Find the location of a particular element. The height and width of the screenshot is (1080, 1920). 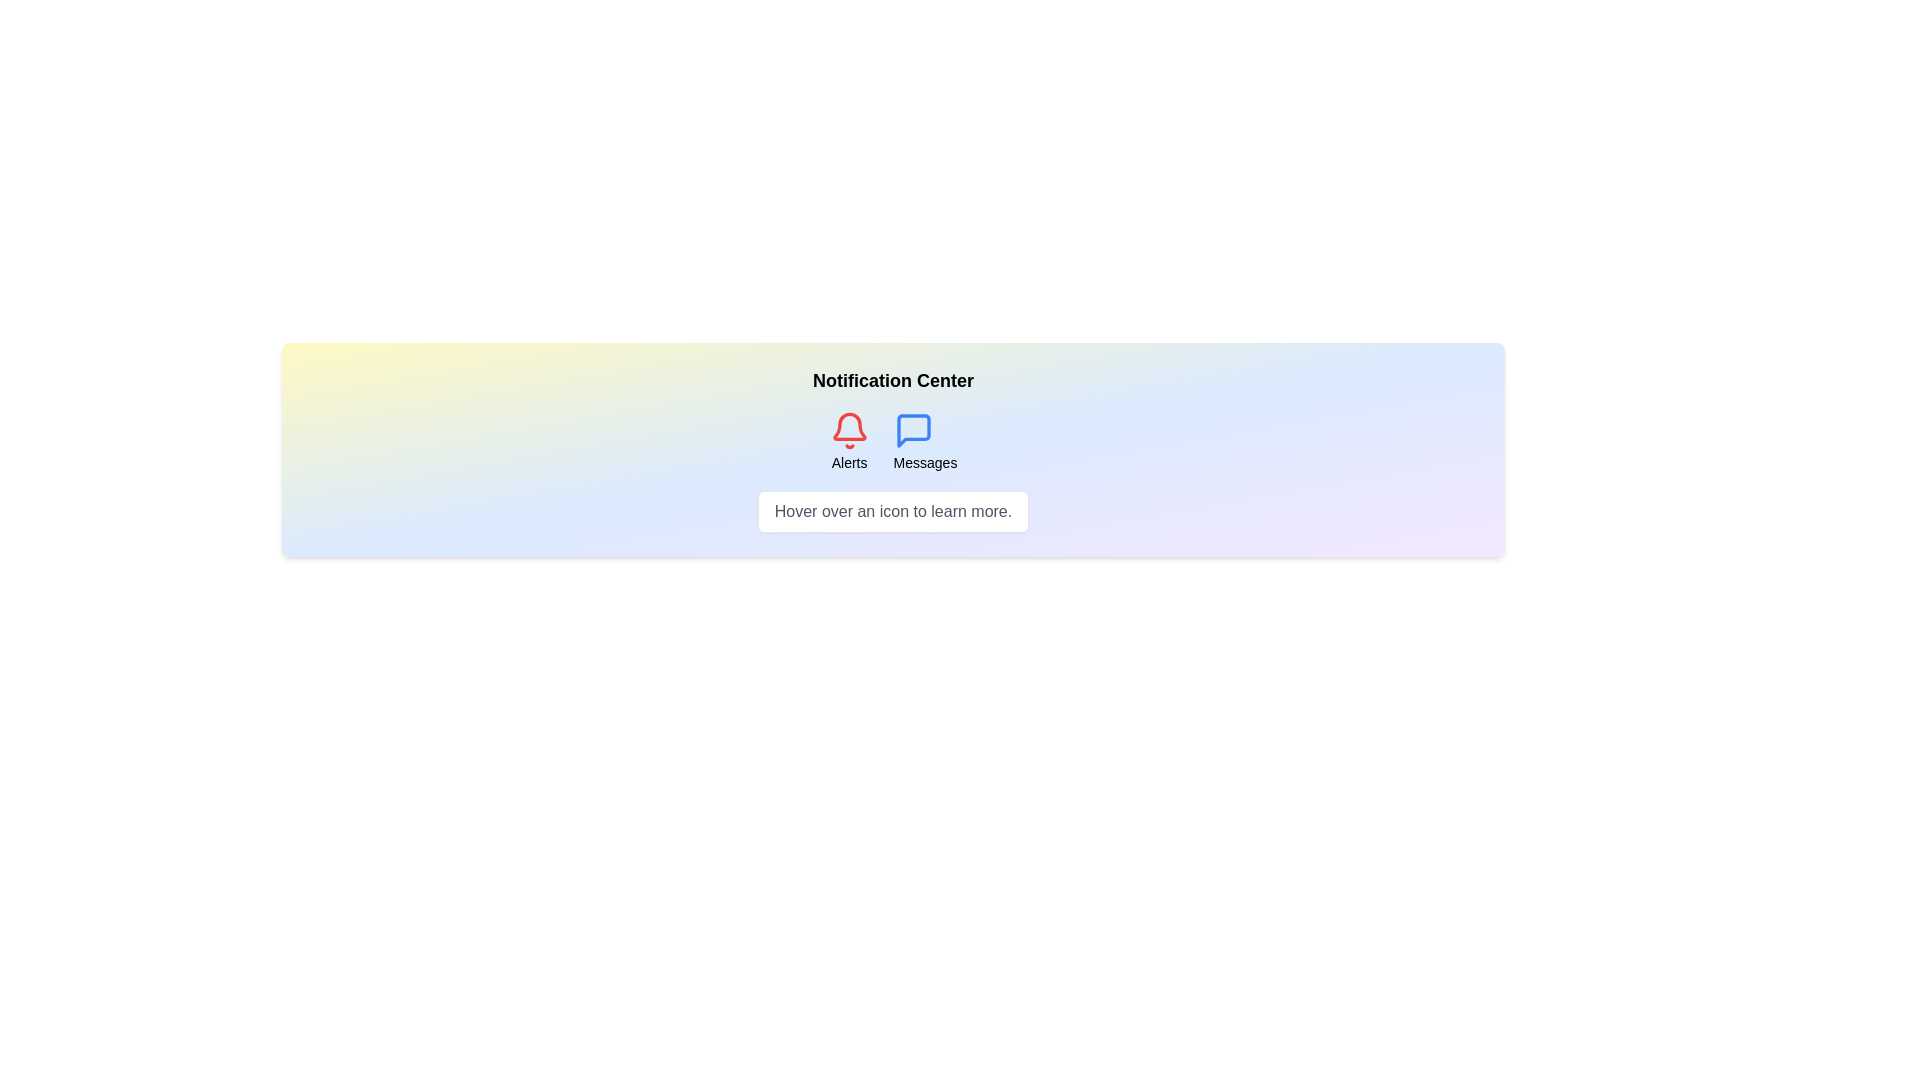

the 'Alerts' or 'Messages' icon within the Notification Center is located at coordinates (892, 442).